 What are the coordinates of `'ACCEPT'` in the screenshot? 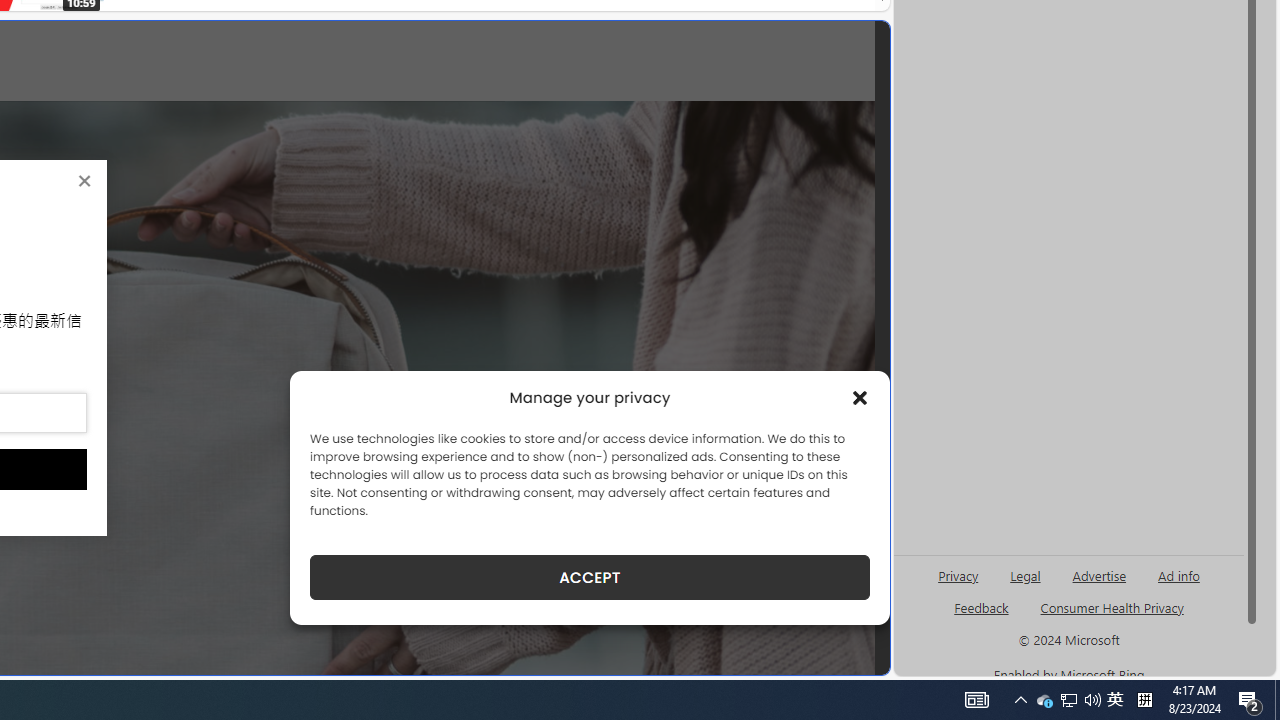 It's located at (589, 577).